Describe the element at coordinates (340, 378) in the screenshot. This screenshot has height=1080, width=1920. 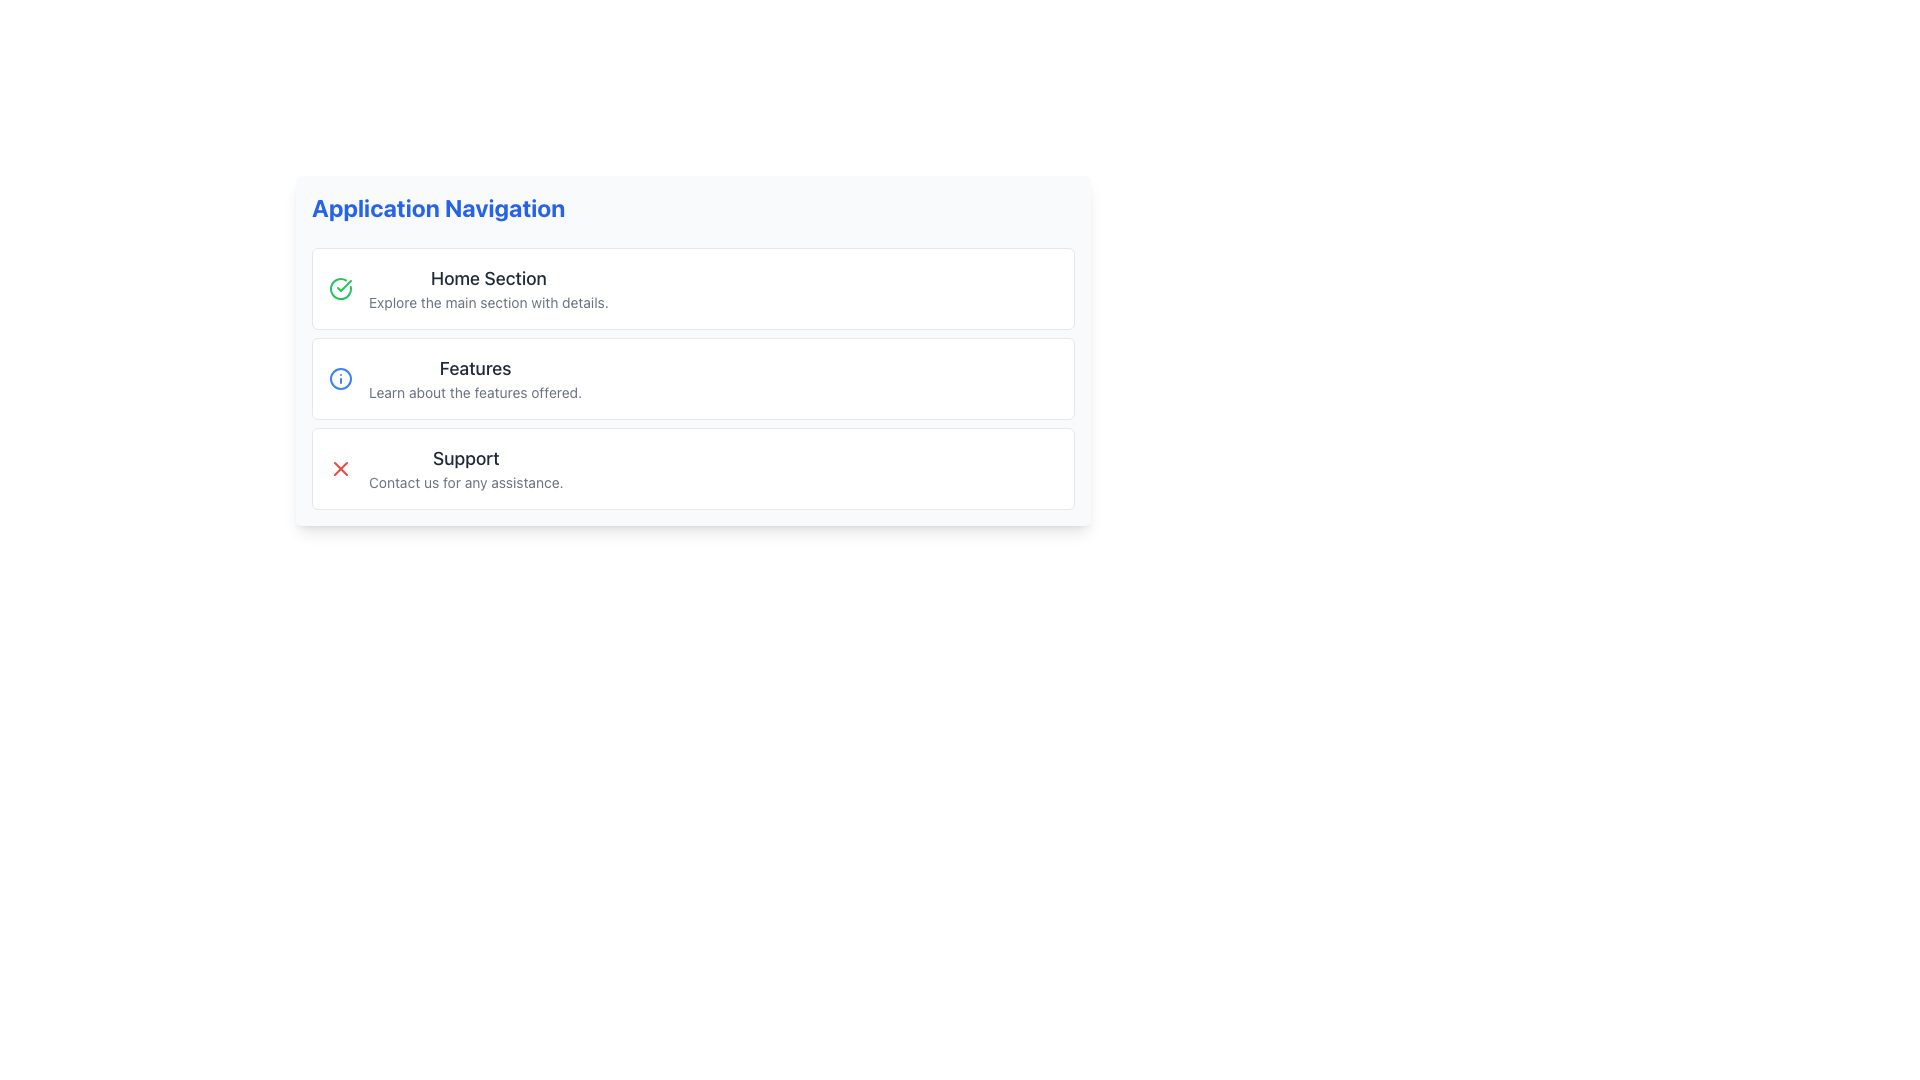
I see `the blue circular icon with an 'i' in the center, located next to the 'Features' title in the 'Features' section` at that location.